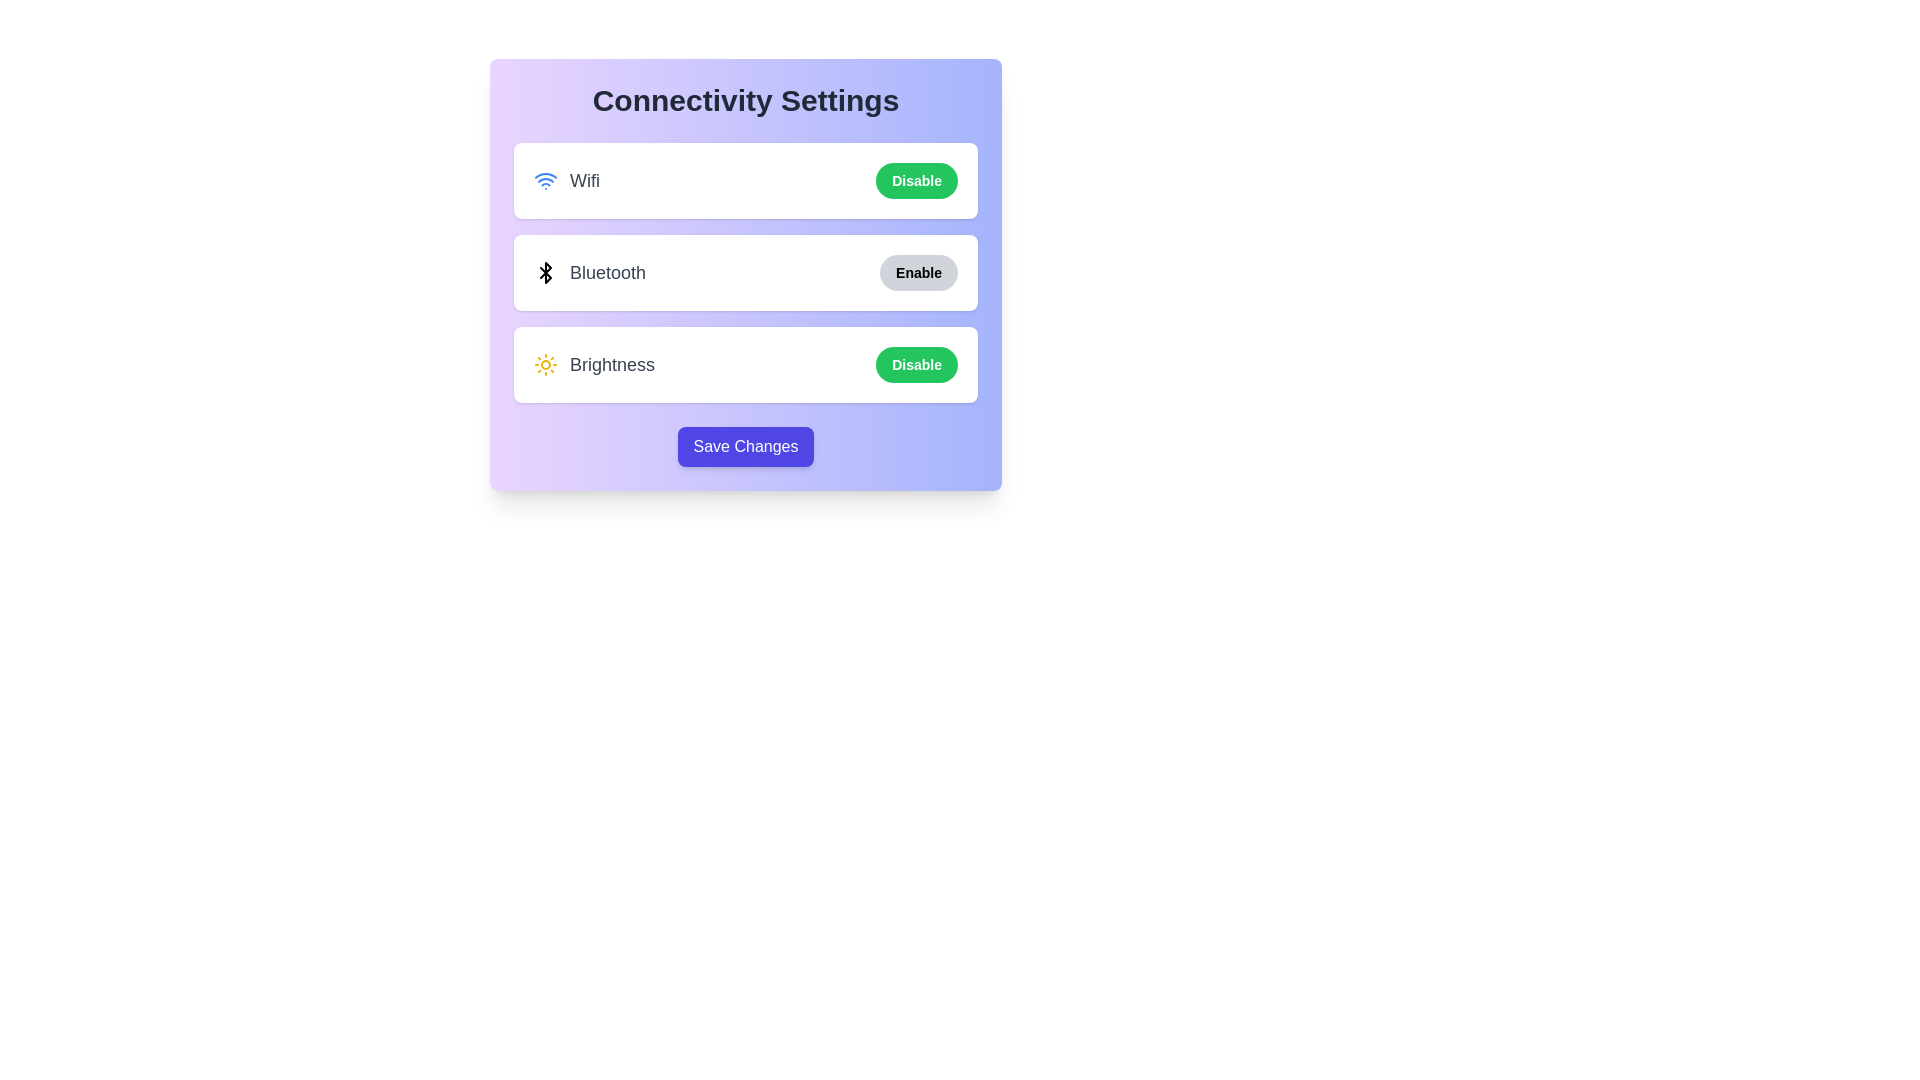 This screenshot has height=1080, width=1920. What do you see at coordinates (744, 446) in the screenshot?
I see `the 'Save Changes' button to save the current settings` at bounding box center [744, 446].